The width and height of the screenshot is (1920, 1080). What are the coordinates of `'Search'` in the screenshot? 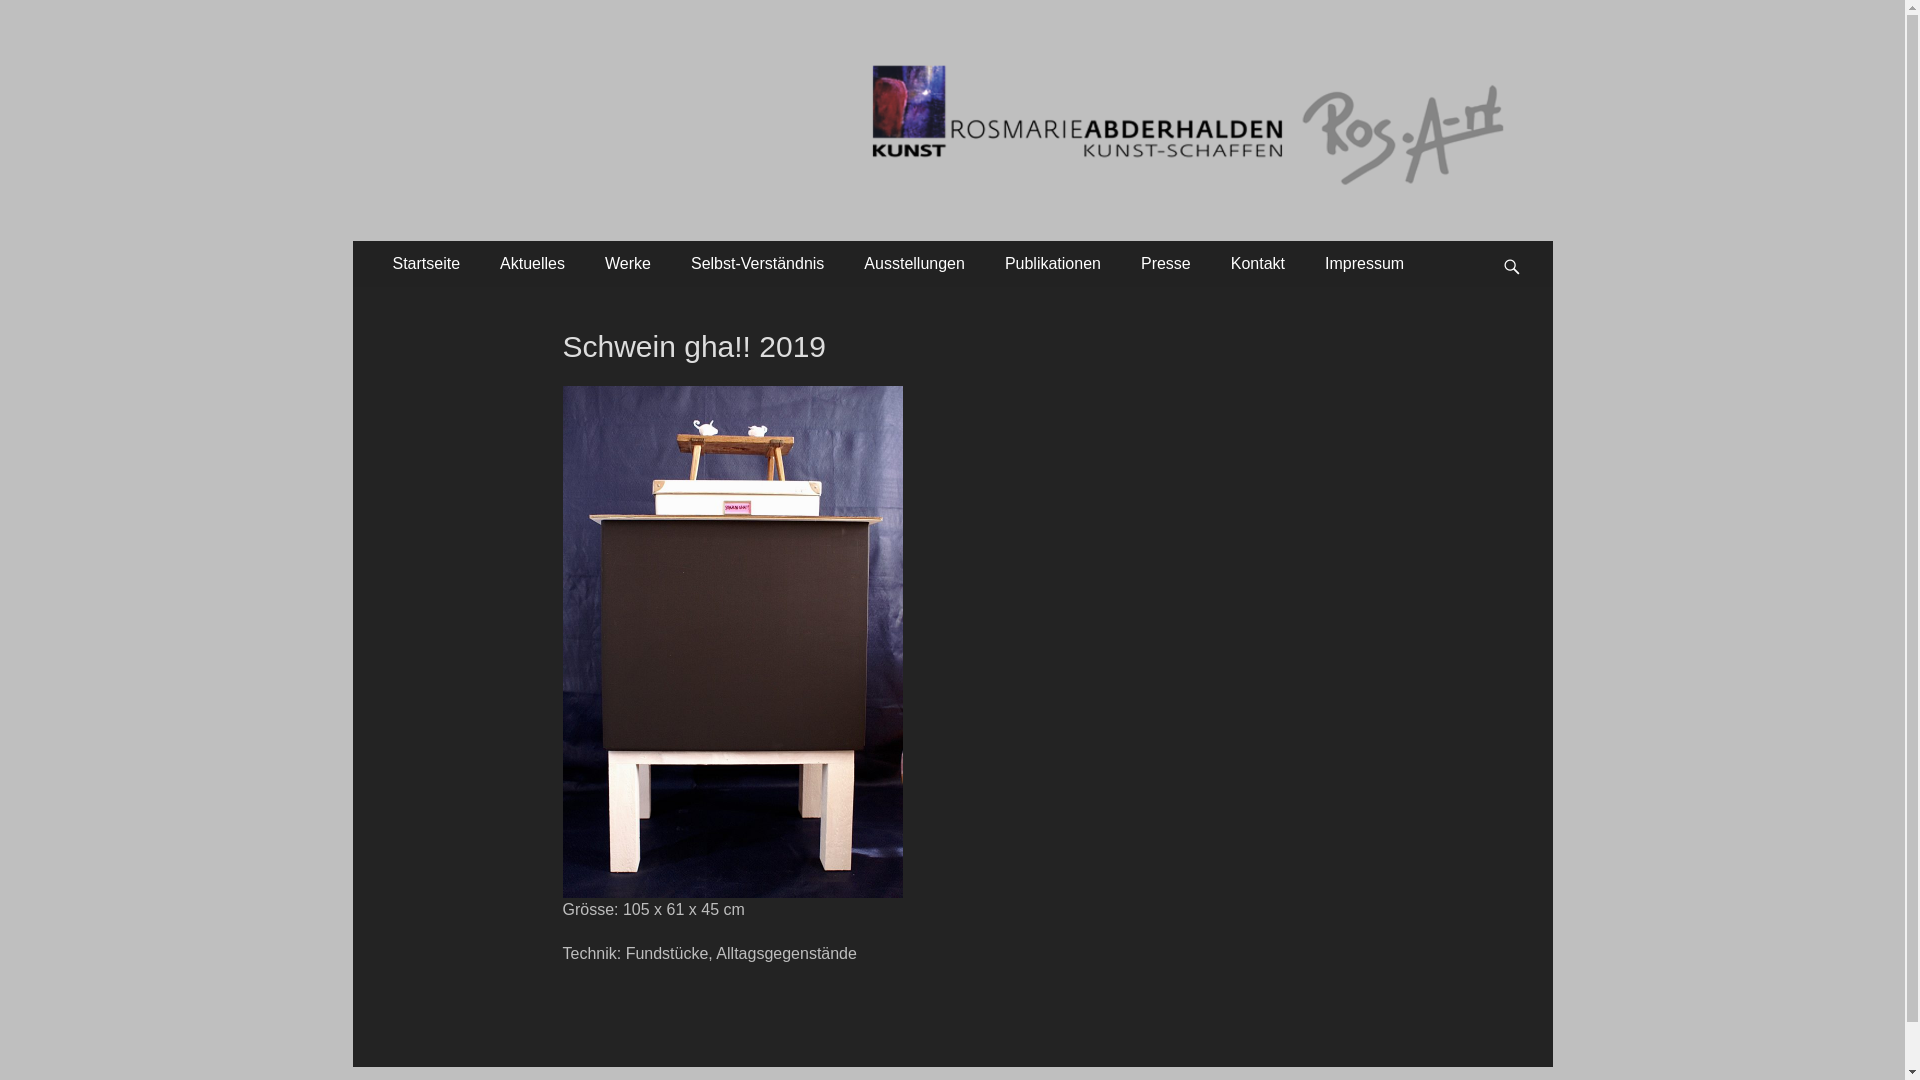 It's located at (1520, 239).